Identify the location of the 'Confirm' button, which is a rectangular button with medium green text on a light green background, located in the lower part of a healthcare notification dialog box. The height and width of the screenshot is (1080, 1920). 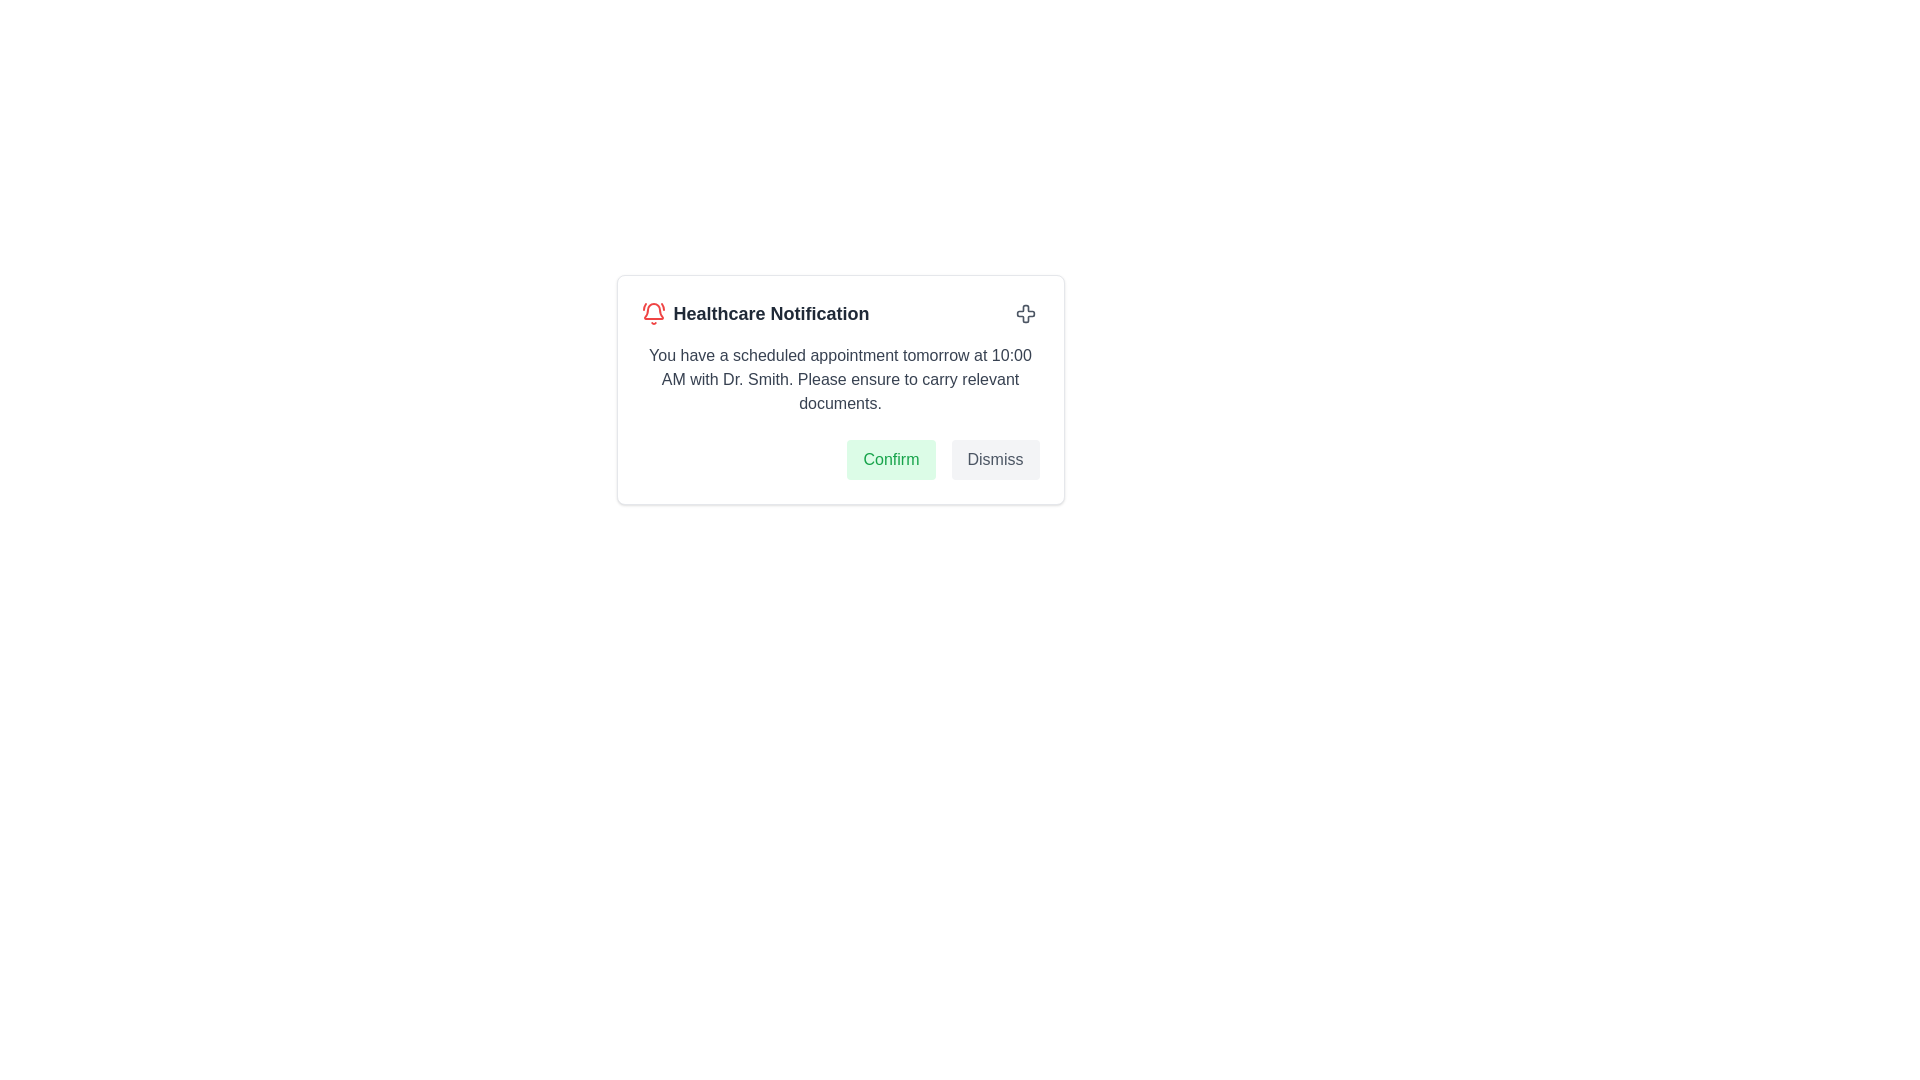
(890, 459).